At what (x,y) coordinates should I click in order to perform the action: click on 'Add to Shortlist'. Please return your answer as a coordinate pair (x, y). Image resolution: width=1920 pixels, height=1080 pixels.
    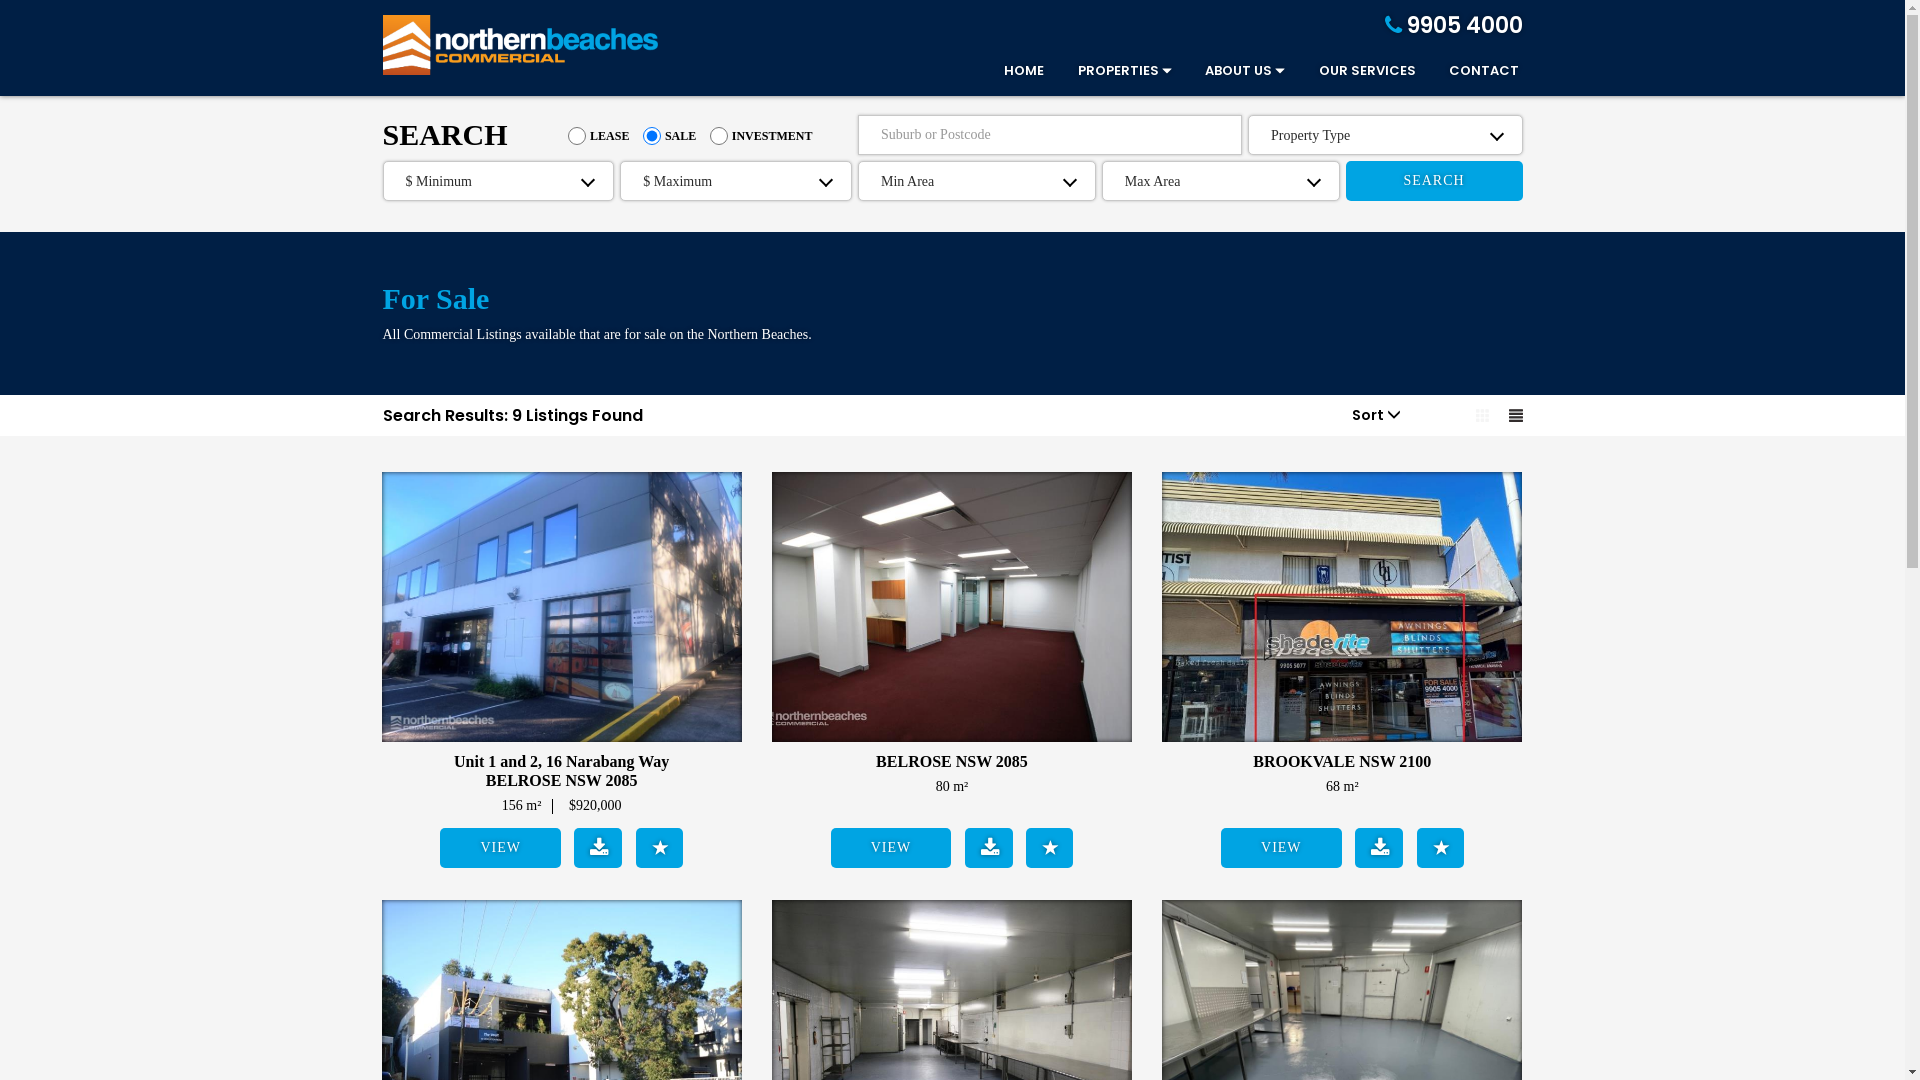
    Looking at the image, I should click on (659, 848).